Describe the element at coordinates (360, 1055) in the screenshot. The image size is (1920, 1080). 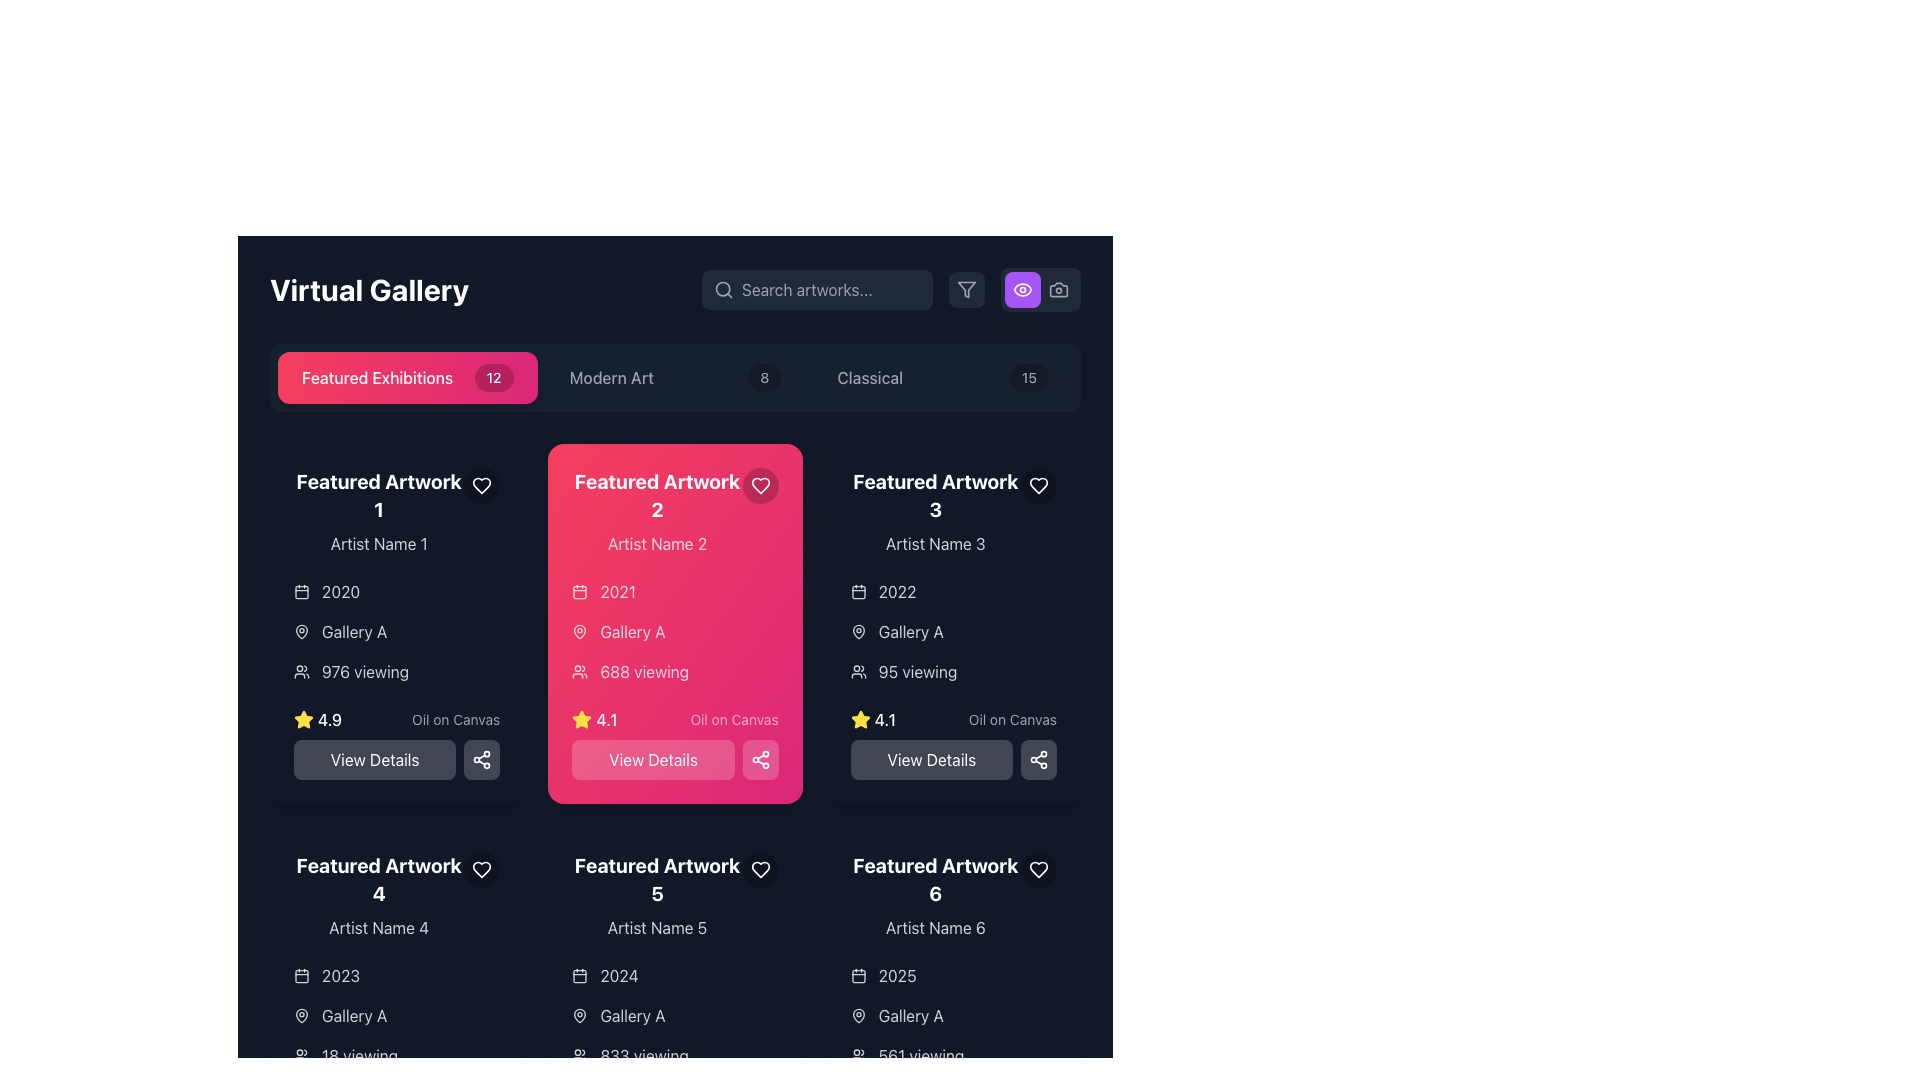
I see `the Text Label displaying '18 viewing', located at the bottom of the 'Featured Artwork 4' card in the grid layout` at that location.